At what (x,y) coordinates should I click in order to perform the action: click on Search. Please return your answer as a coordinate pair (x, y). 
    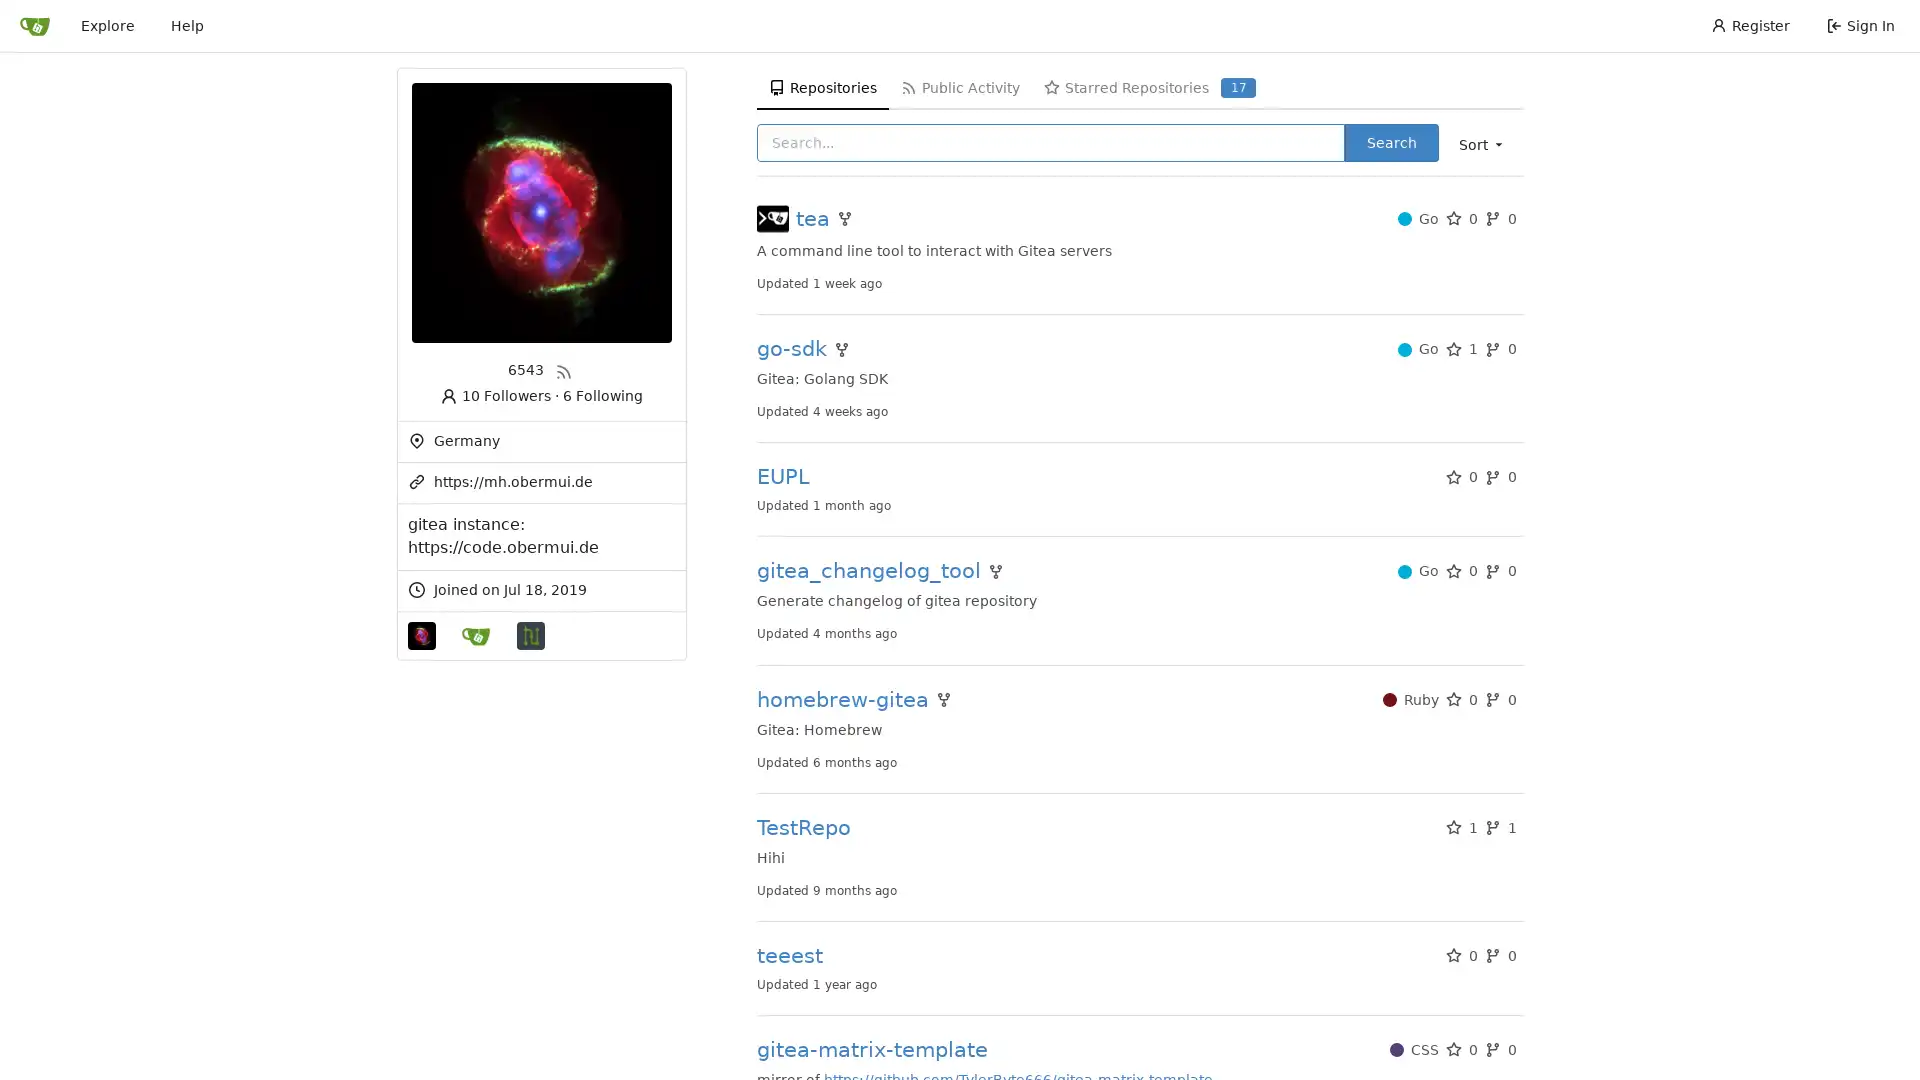
    Looking at the image, I should click on (1390, 141).